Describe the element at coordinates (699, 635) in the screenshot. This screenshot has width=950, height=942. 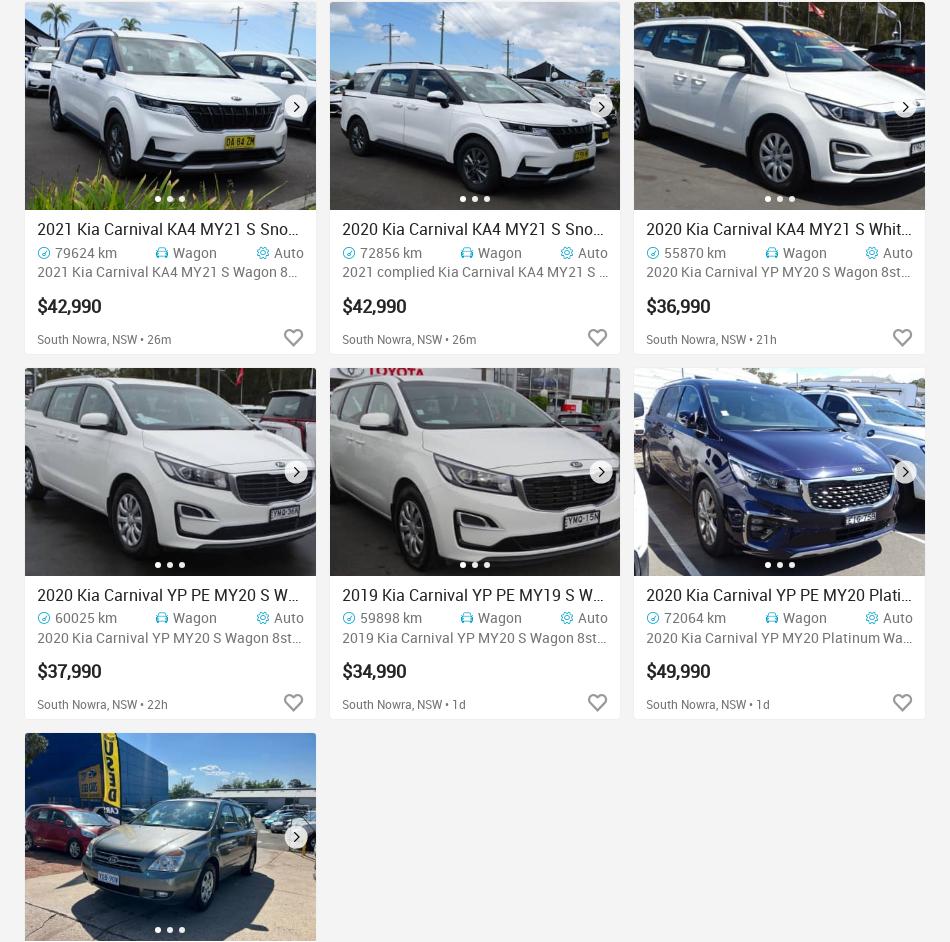
I see `'6 cyl 3.3L'` at that location.